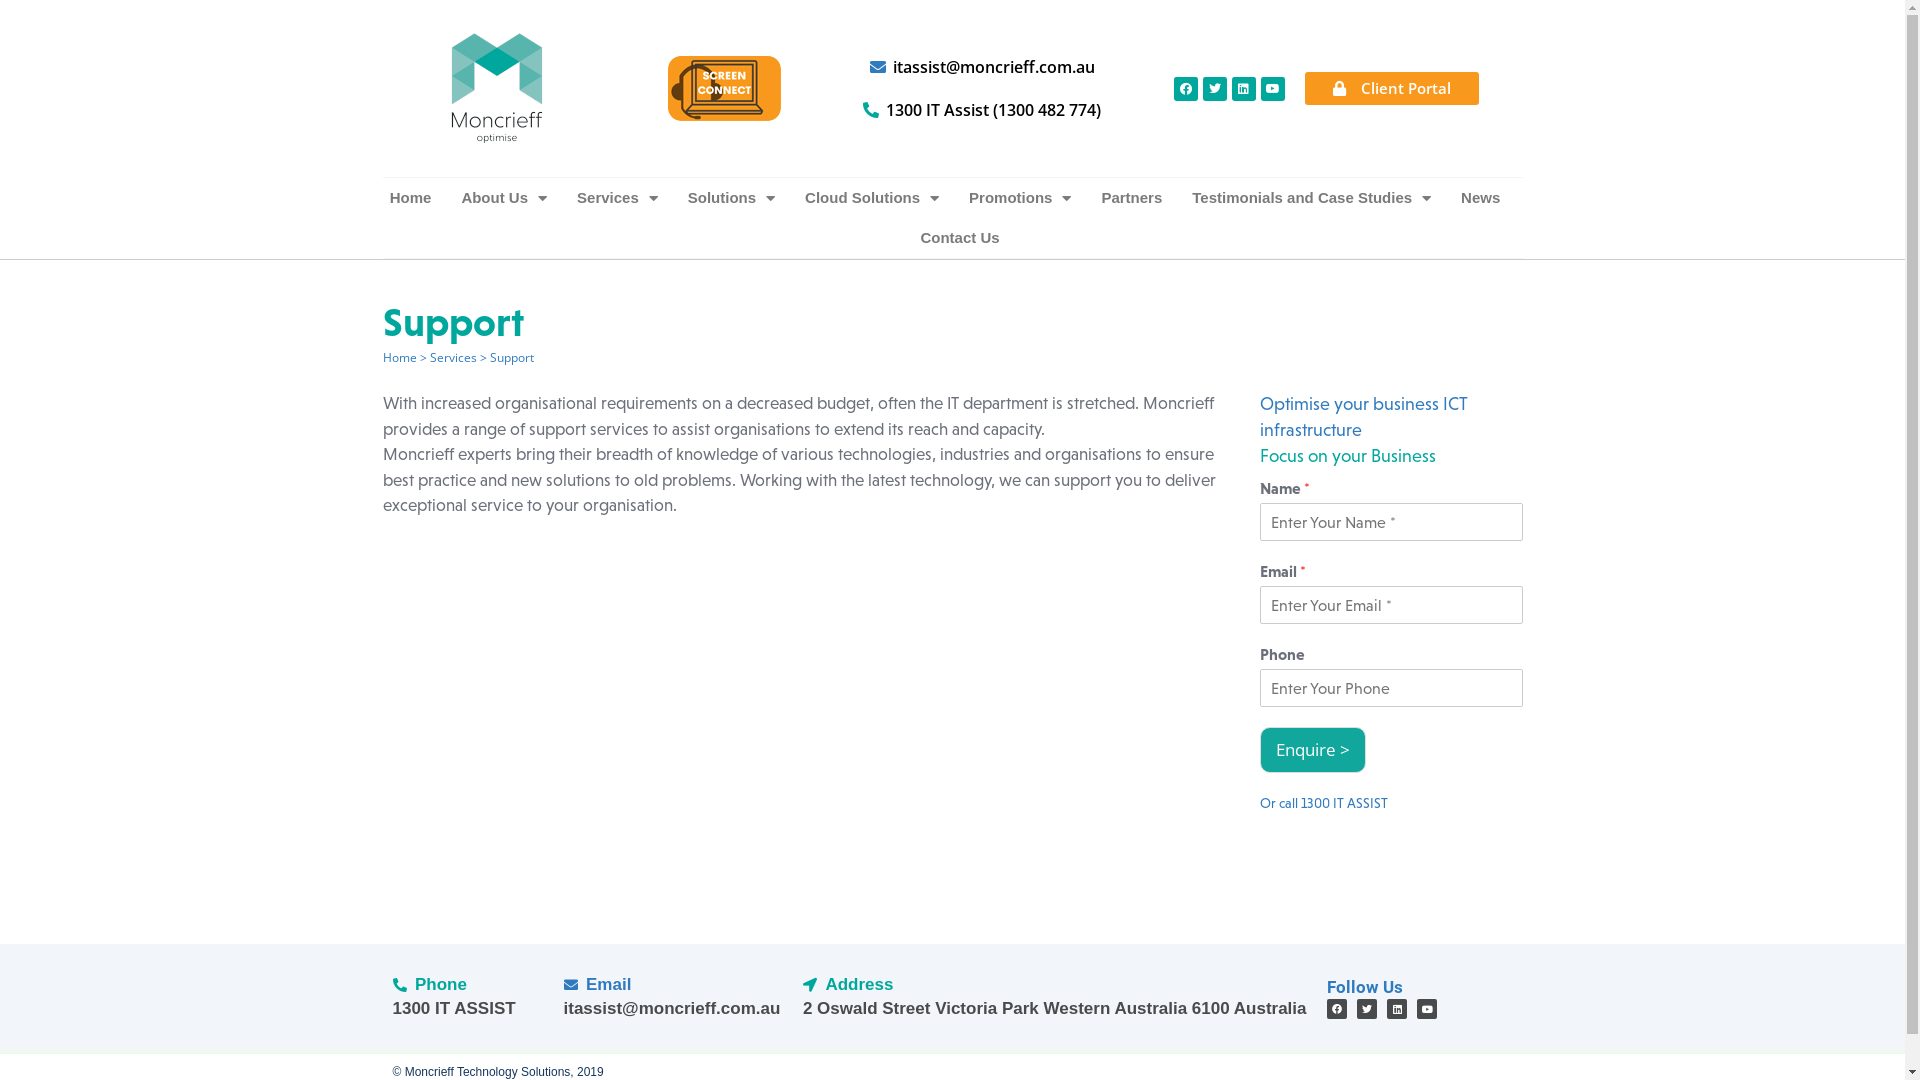 The image size is (1920, 1080). Describe the element at coordinates (504, 197) in the screenshot. I see `'About Us'` at that location.